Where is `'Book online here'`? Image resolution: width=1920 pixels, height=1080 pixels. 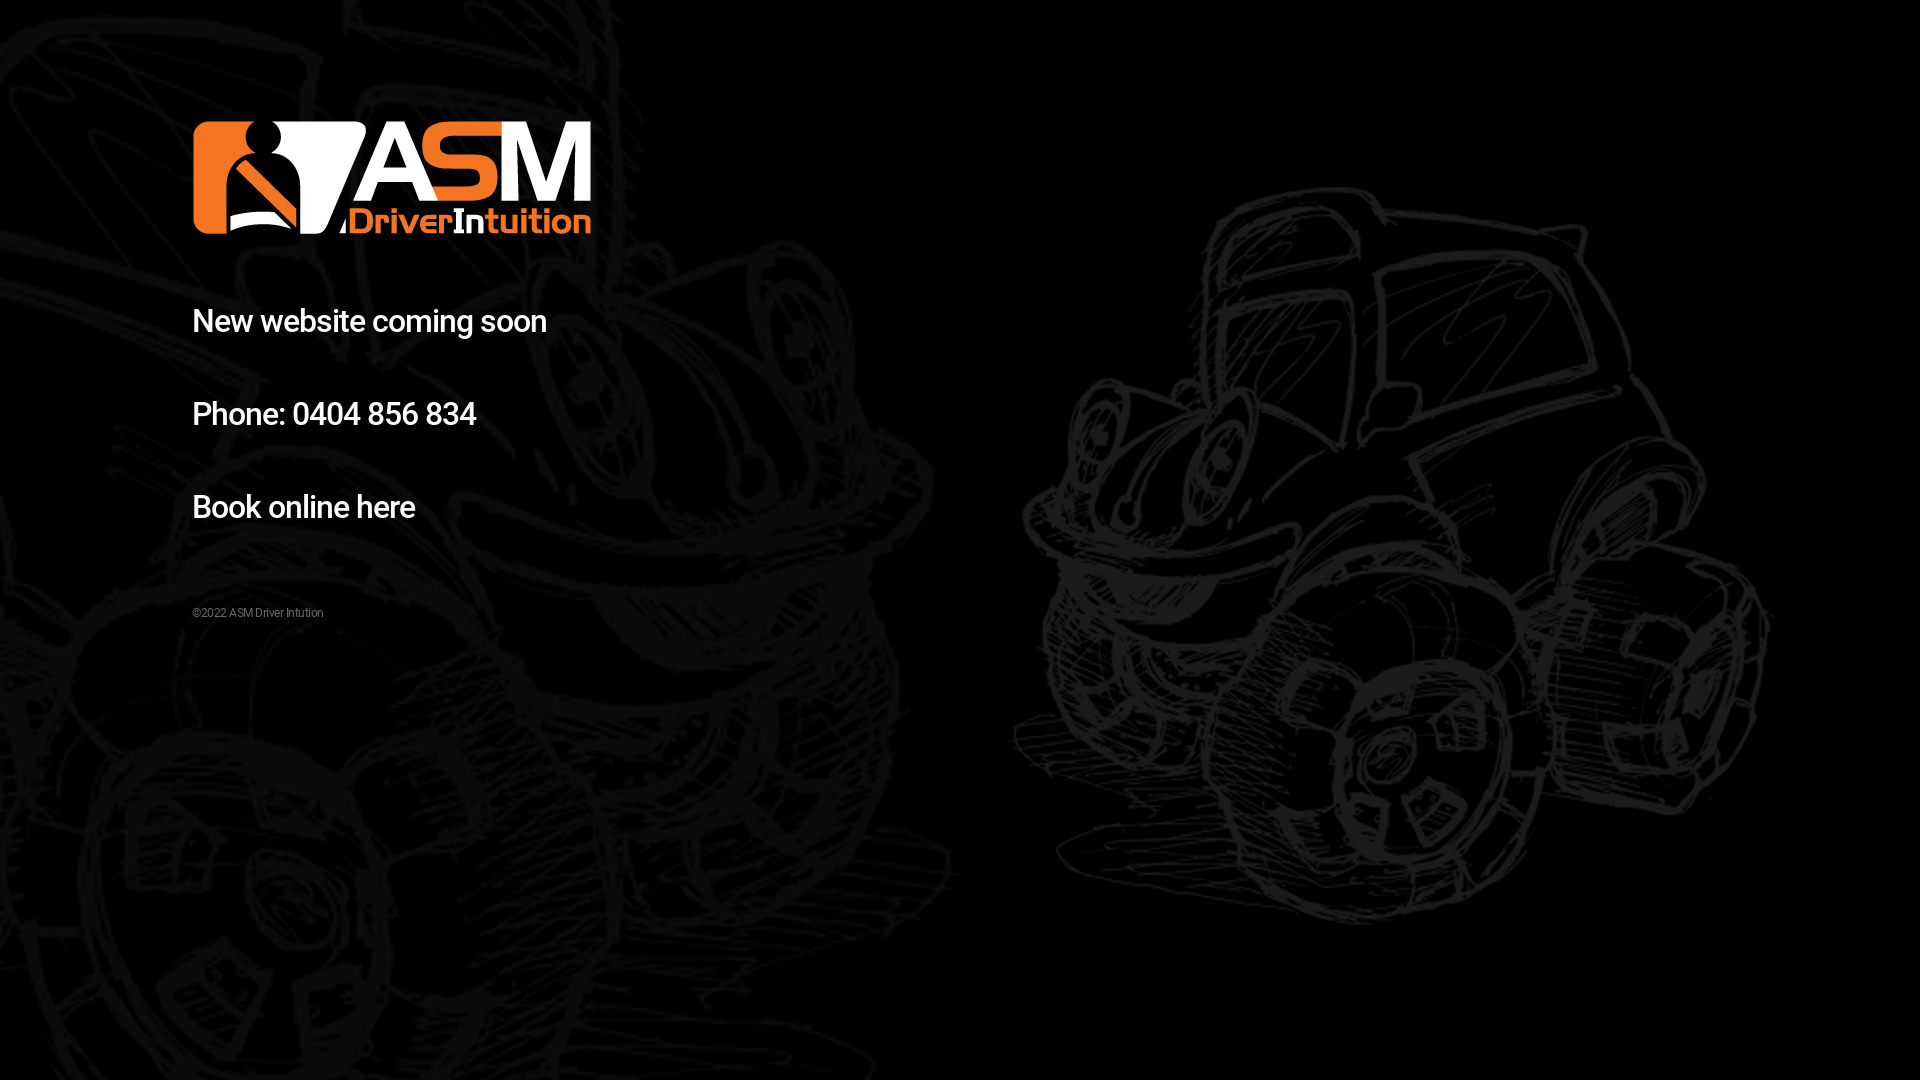 'Book online here' is located at coordinates (302, 506).